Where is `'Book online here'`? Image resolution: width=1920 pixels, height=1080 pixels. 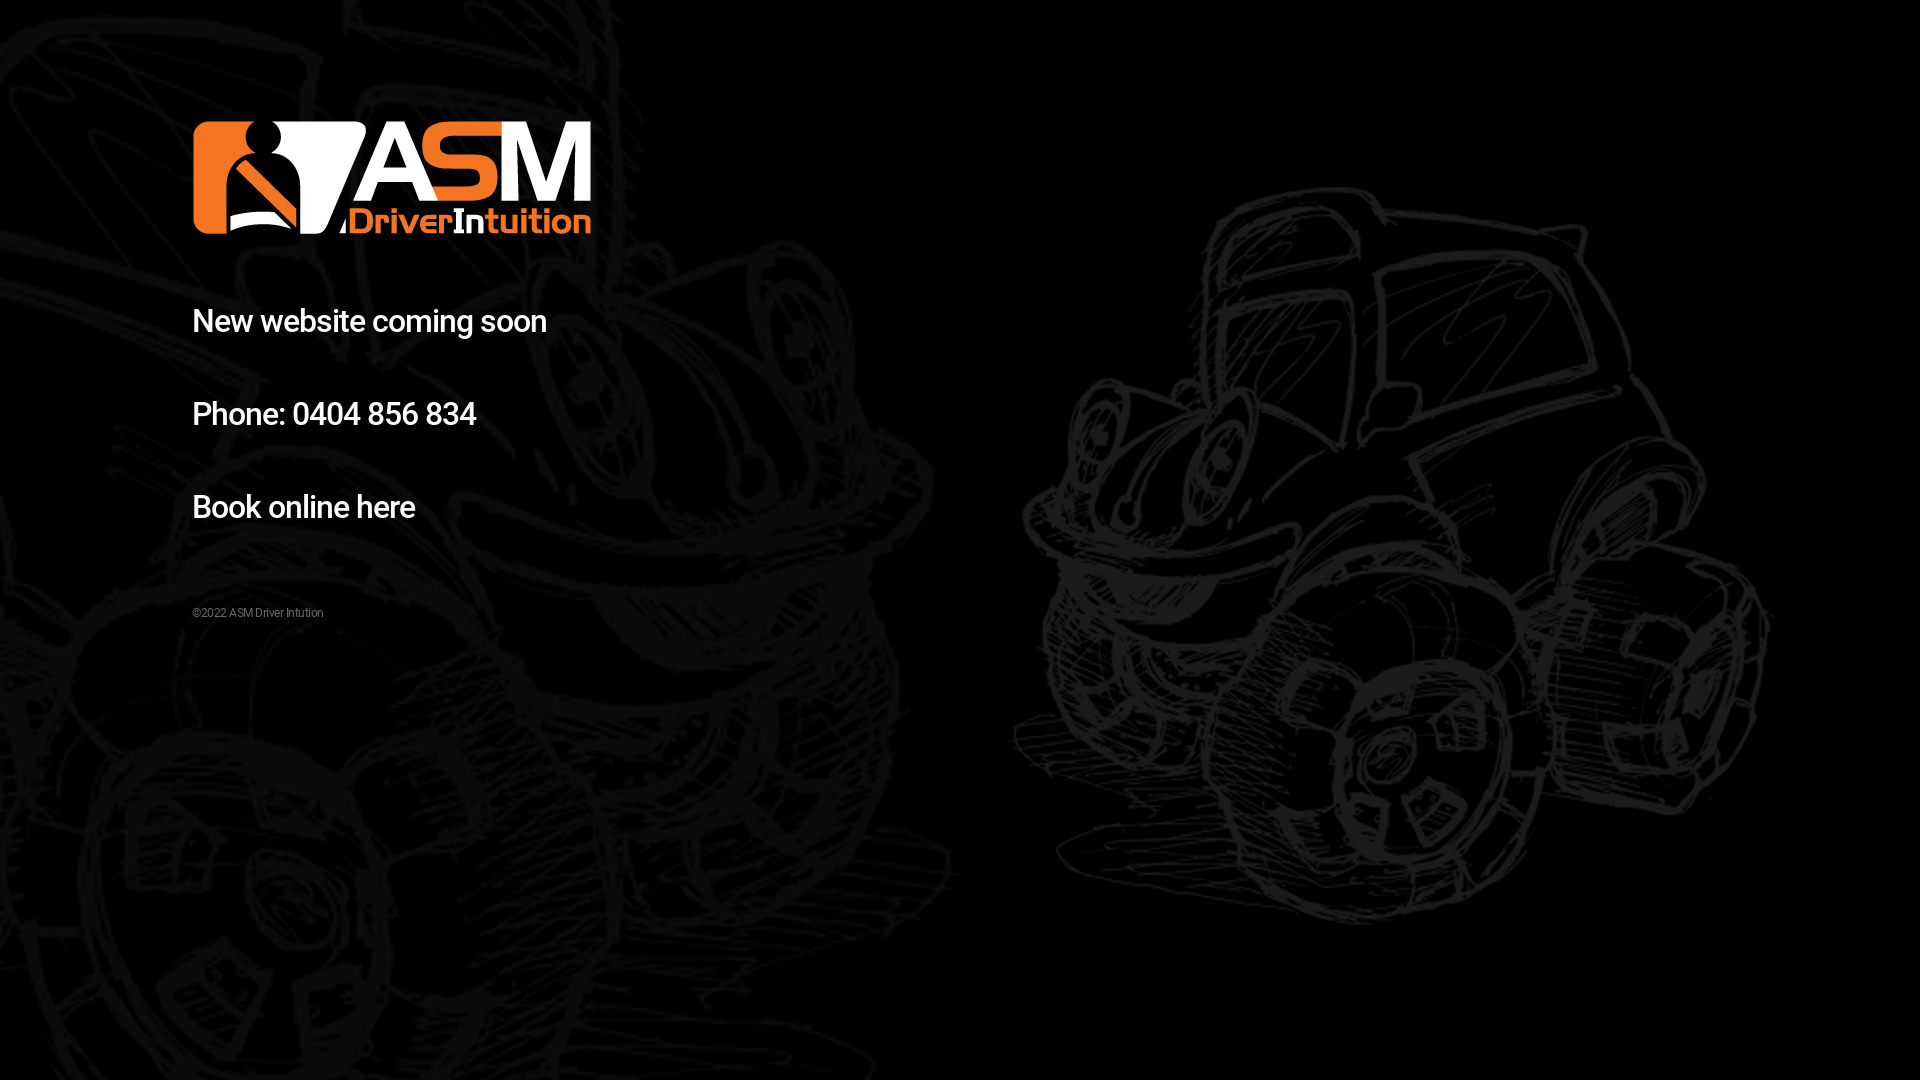 'Book online here' is located at coordinates (302, 506).